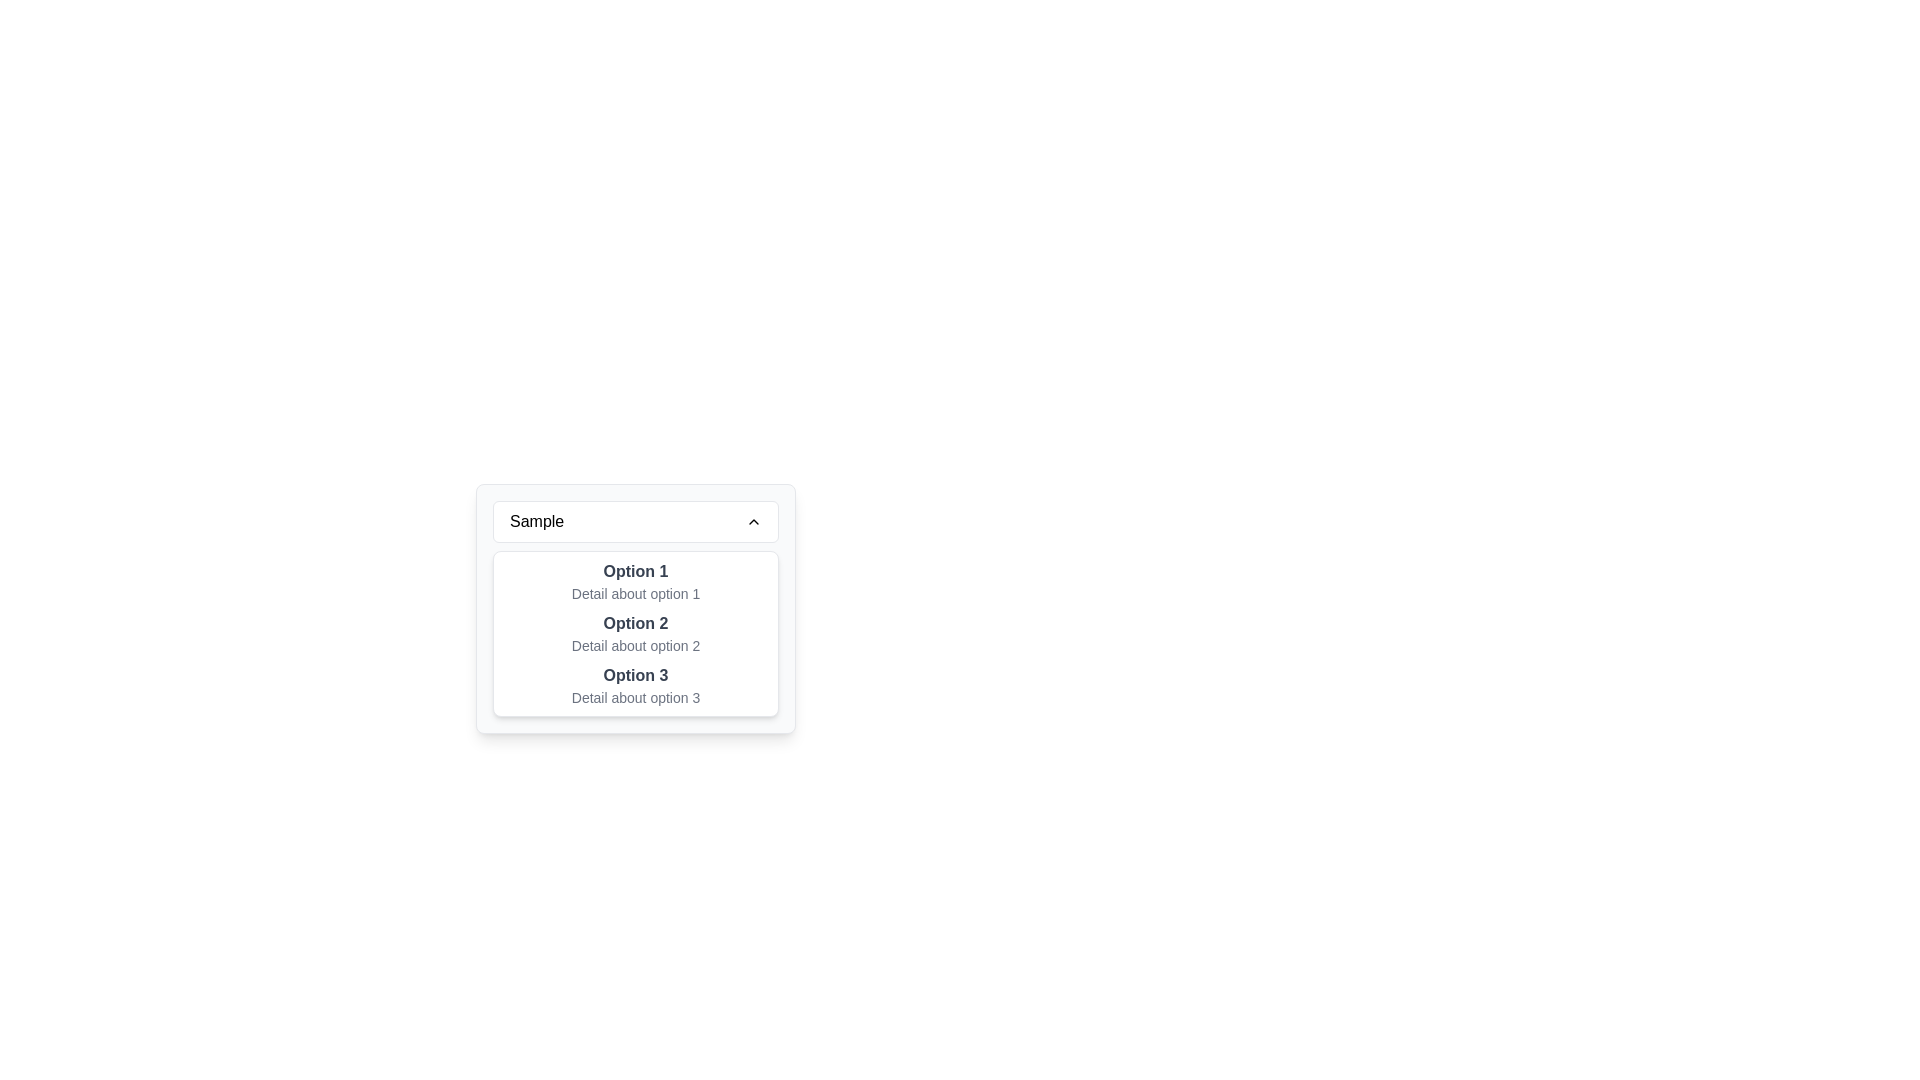  I want to click on the second option labeled 'Option 2' in the dropdown menu, which is styled with a white background and rounded edges, located below 'Option 1' and above 'Option 3', so click(634, 617).